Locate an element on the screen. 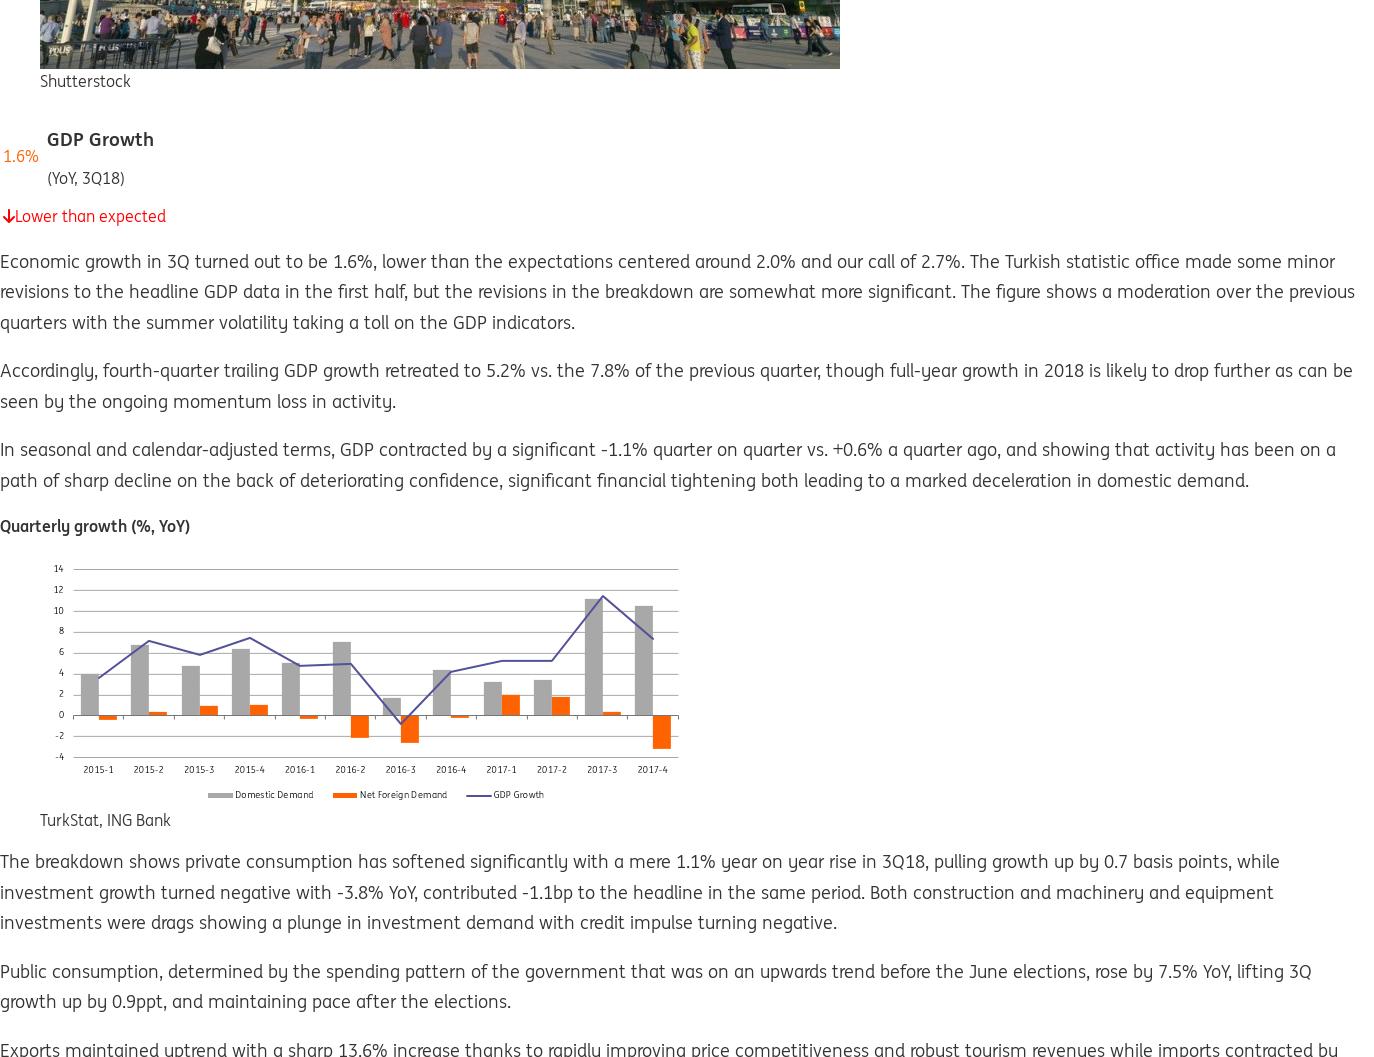  'GDP Growth' is located at coordinates (99, 137).